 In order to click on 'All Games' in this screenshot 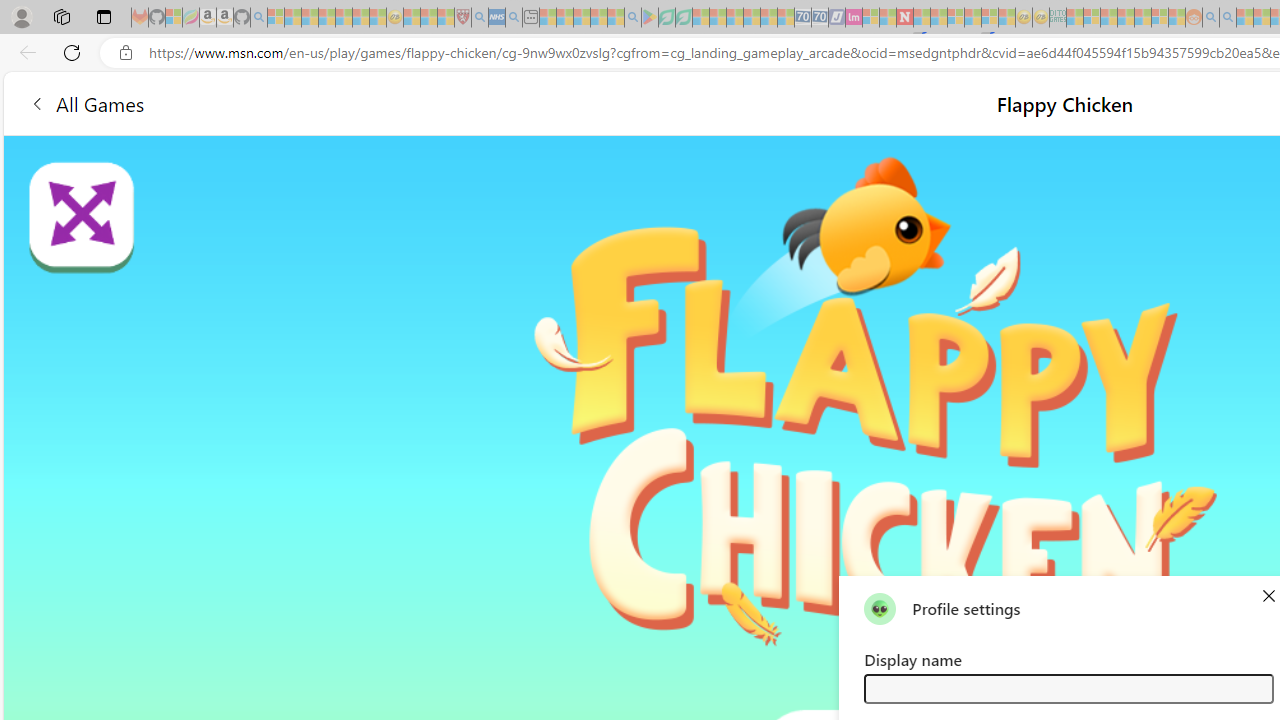, I will do `click(85, 103)`.